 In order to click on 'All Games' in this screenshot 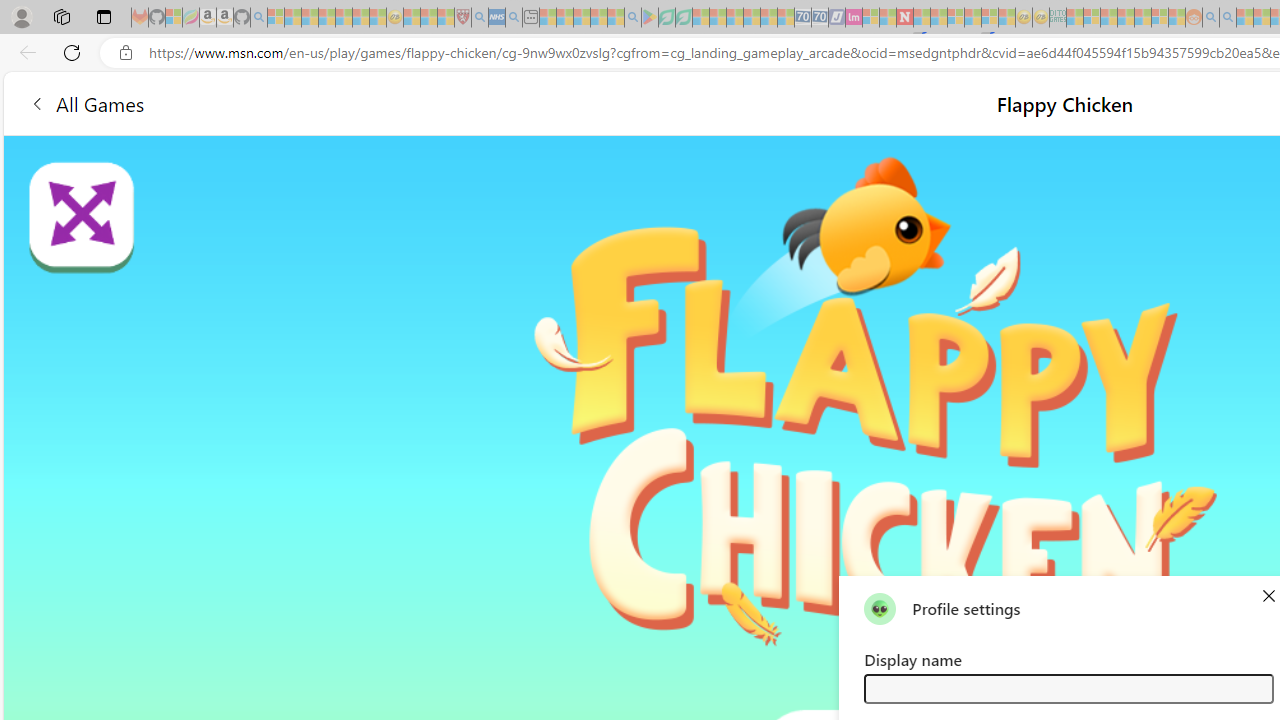, I will do `click(85, 103)`.